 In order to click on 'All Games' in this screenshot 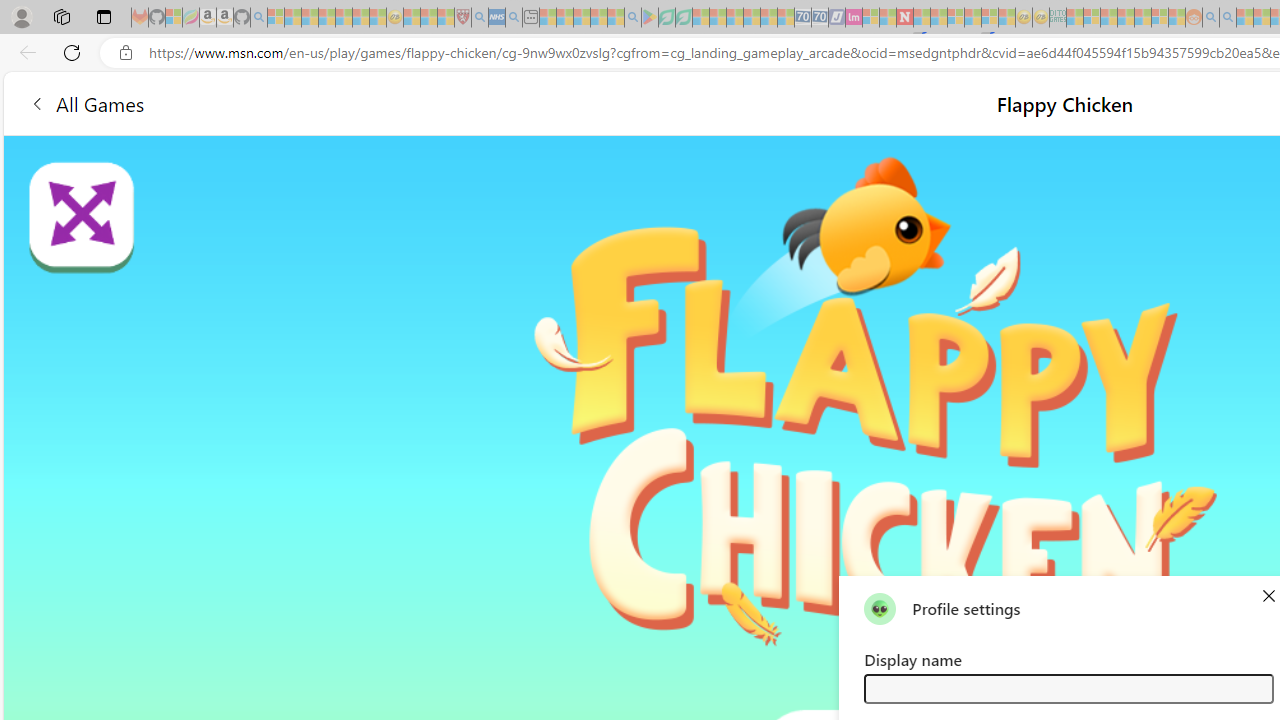, I will do `click(85, 103)`.